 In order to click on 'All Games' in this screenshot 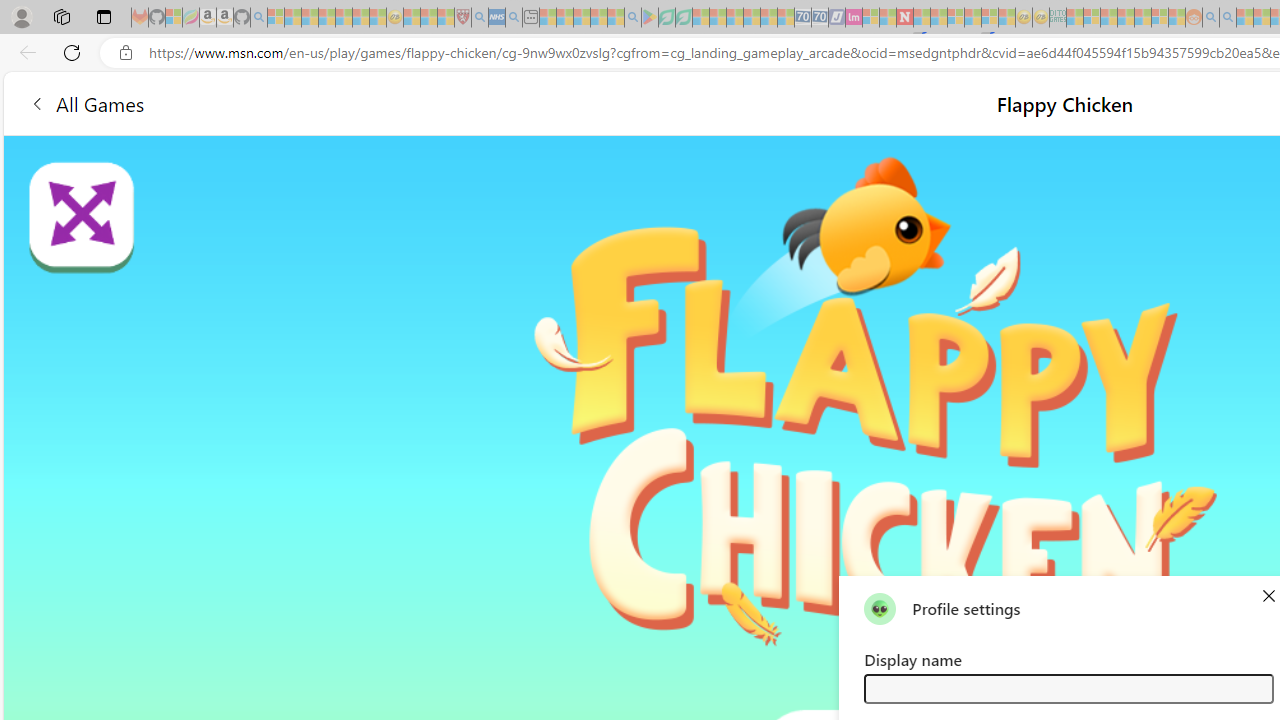, I will do `click(85, 103)`.